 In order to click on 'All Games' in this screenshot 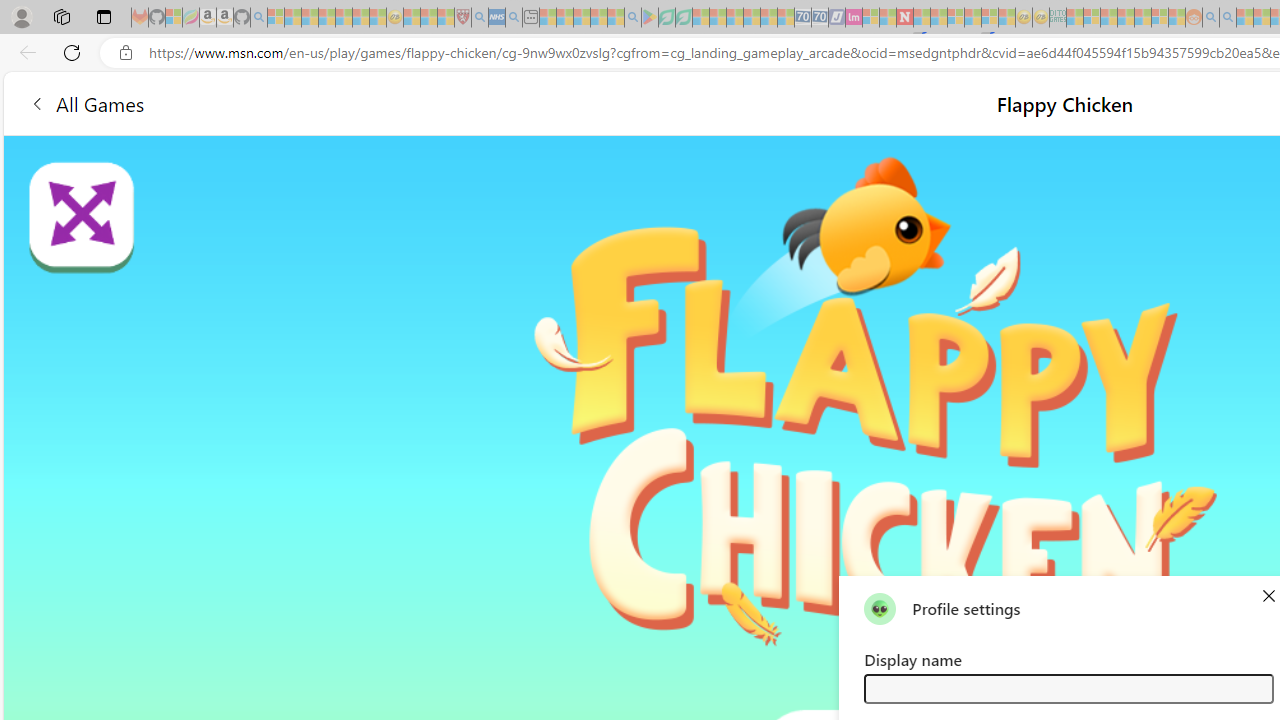, I will do `click(85, 103)`.